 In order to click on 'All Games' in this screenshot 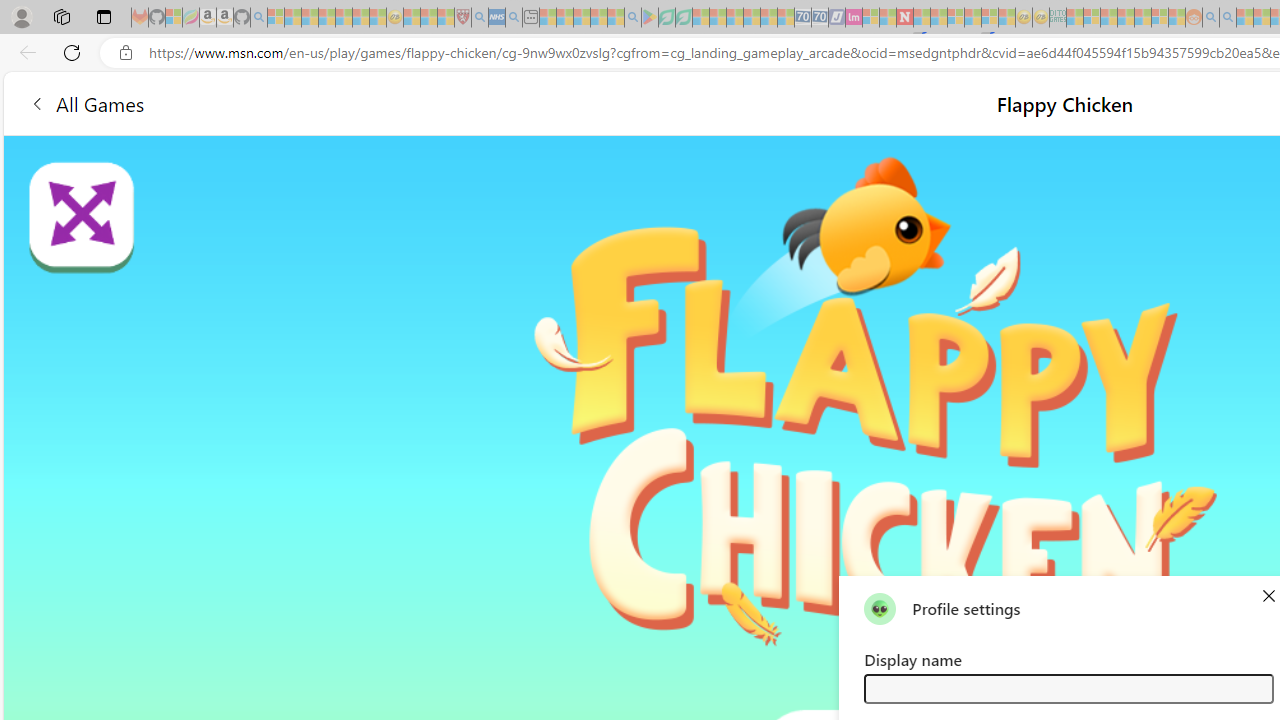, I will do `click(85, 103)`.